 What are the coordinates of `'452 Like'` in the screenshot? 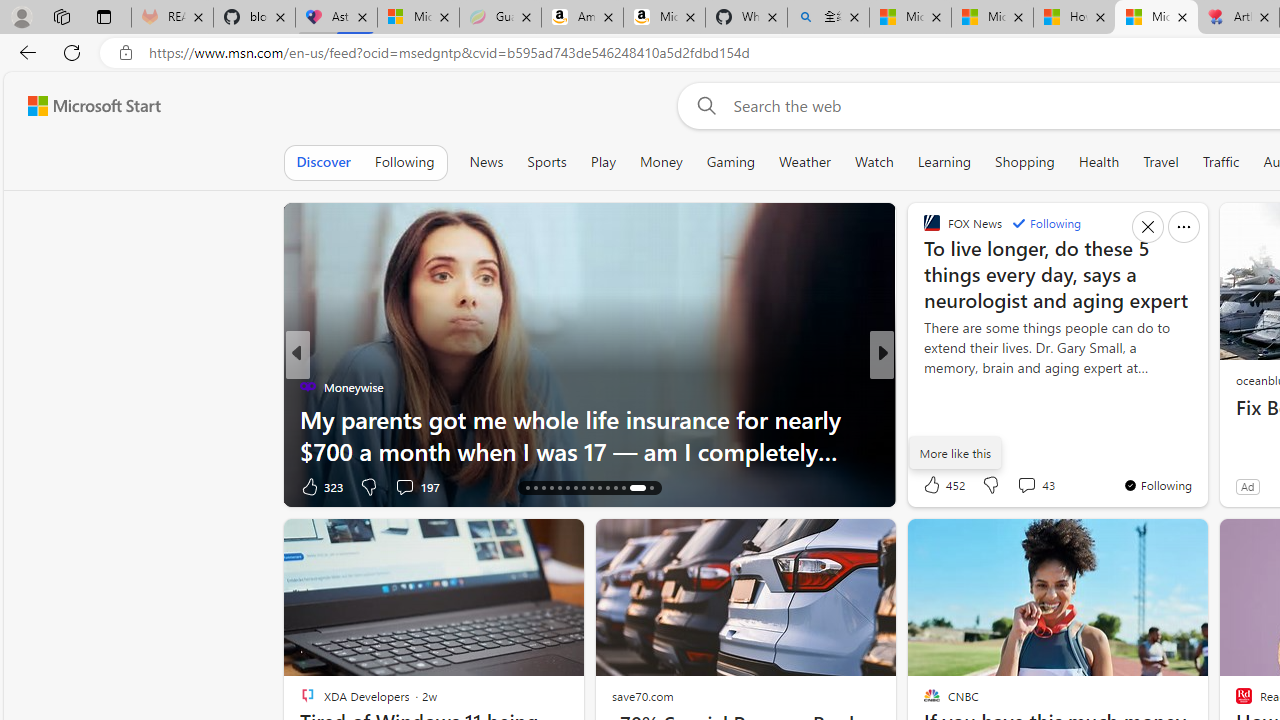 It's located at (941, 484).